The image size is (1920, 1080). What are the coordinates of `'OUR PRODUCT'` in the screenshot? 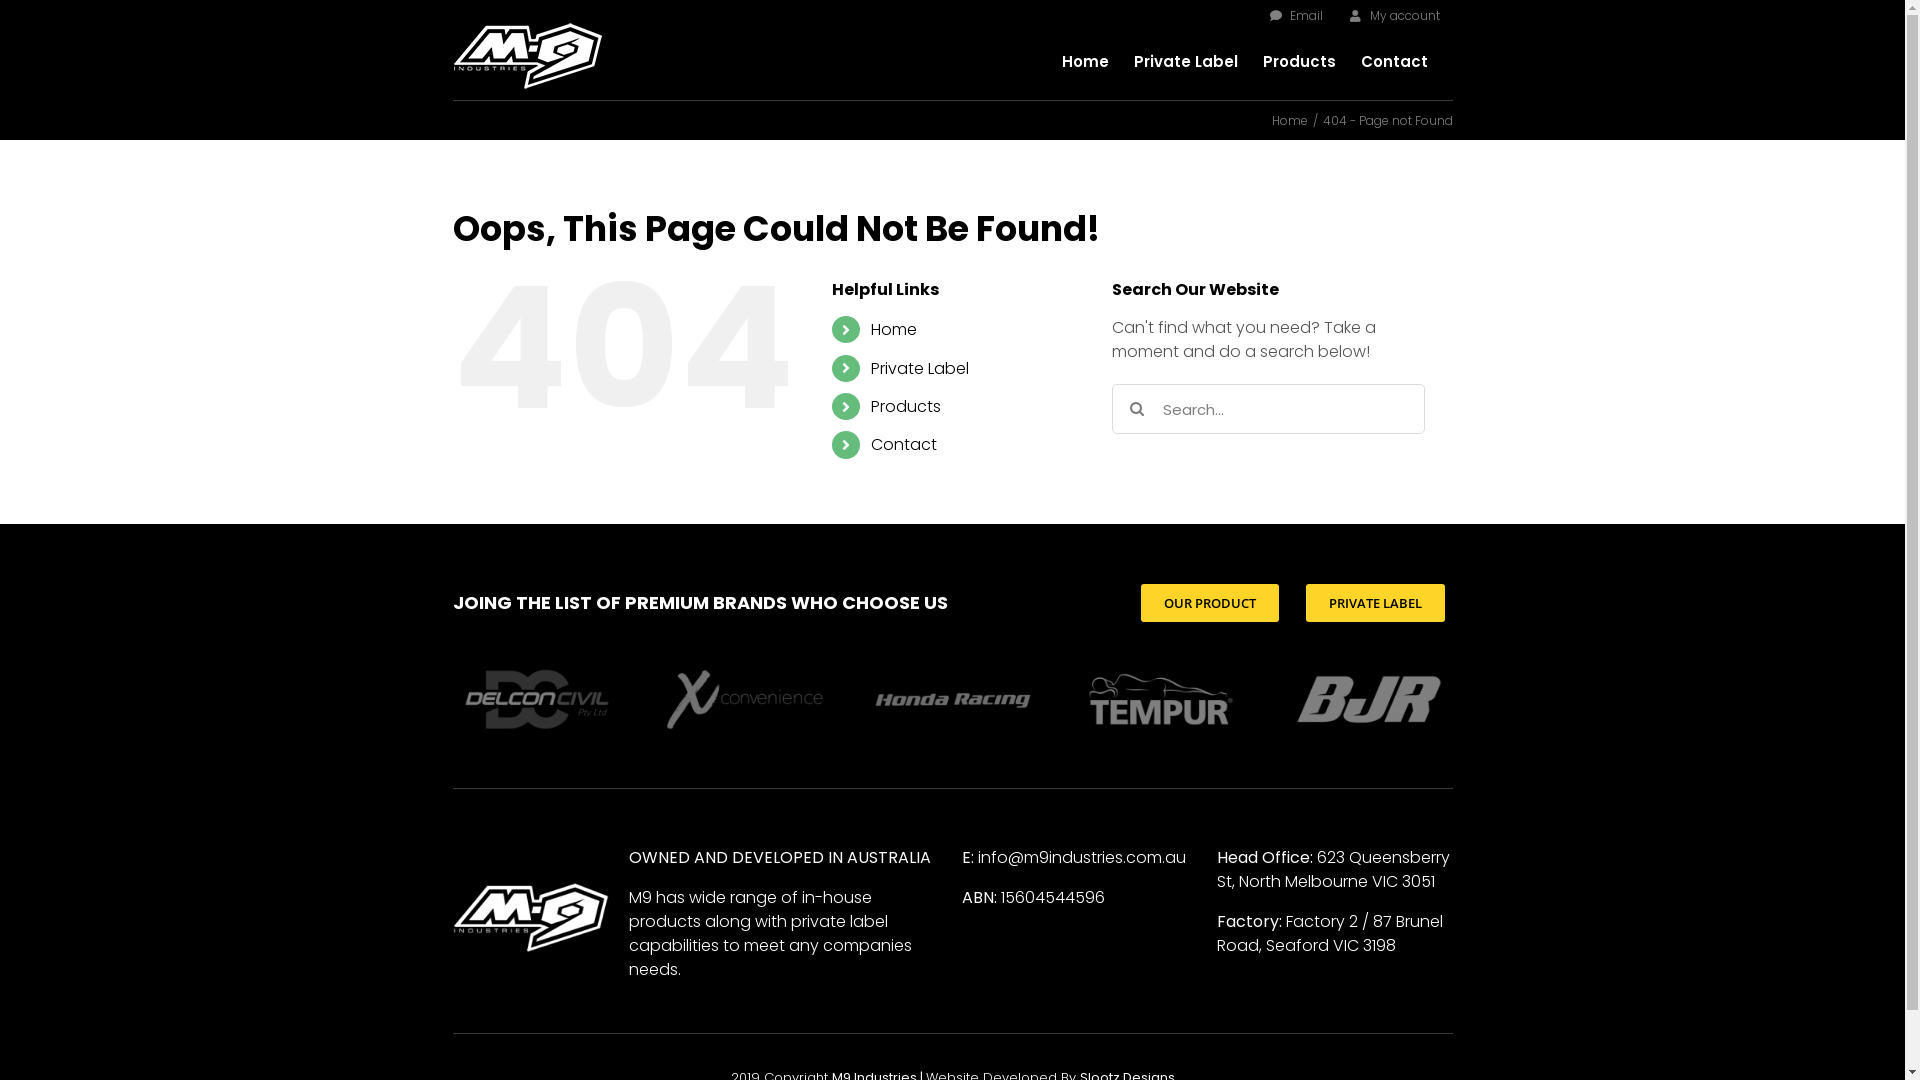 It's located at (1208, 601).